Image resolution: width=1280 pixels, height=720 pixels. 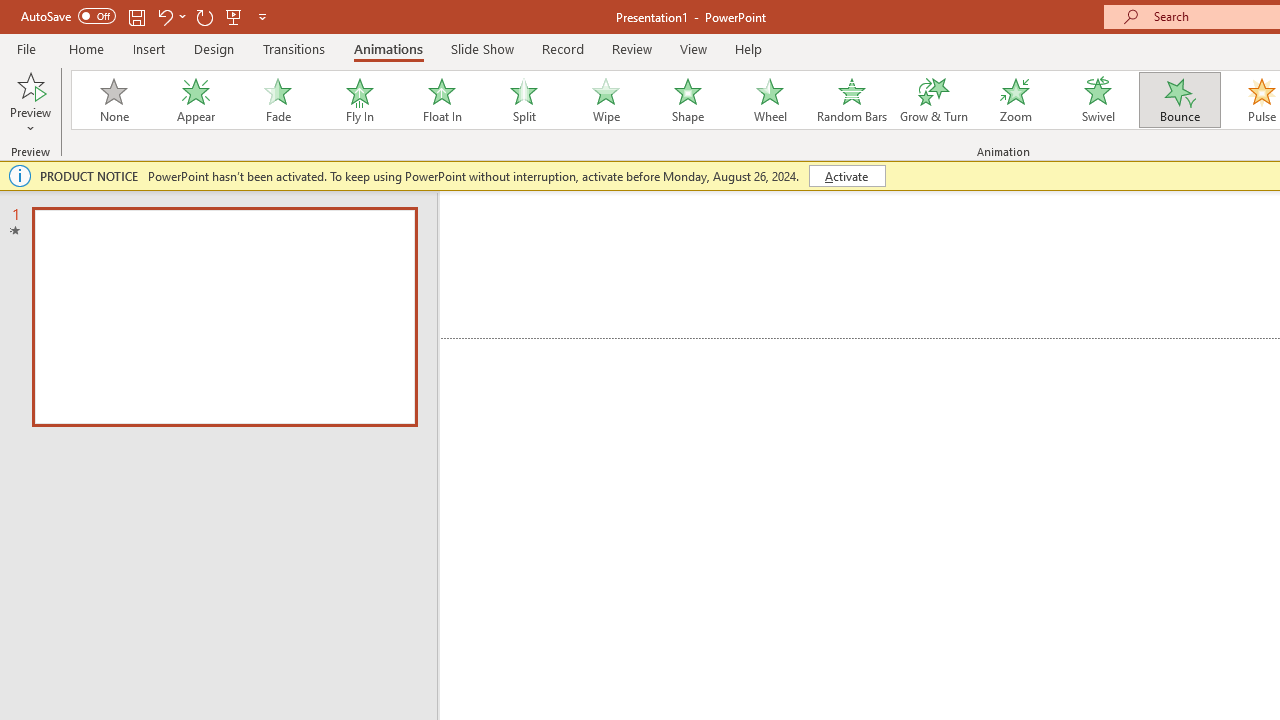 I want to click on 'File Tab', so click(x=26, y=47).